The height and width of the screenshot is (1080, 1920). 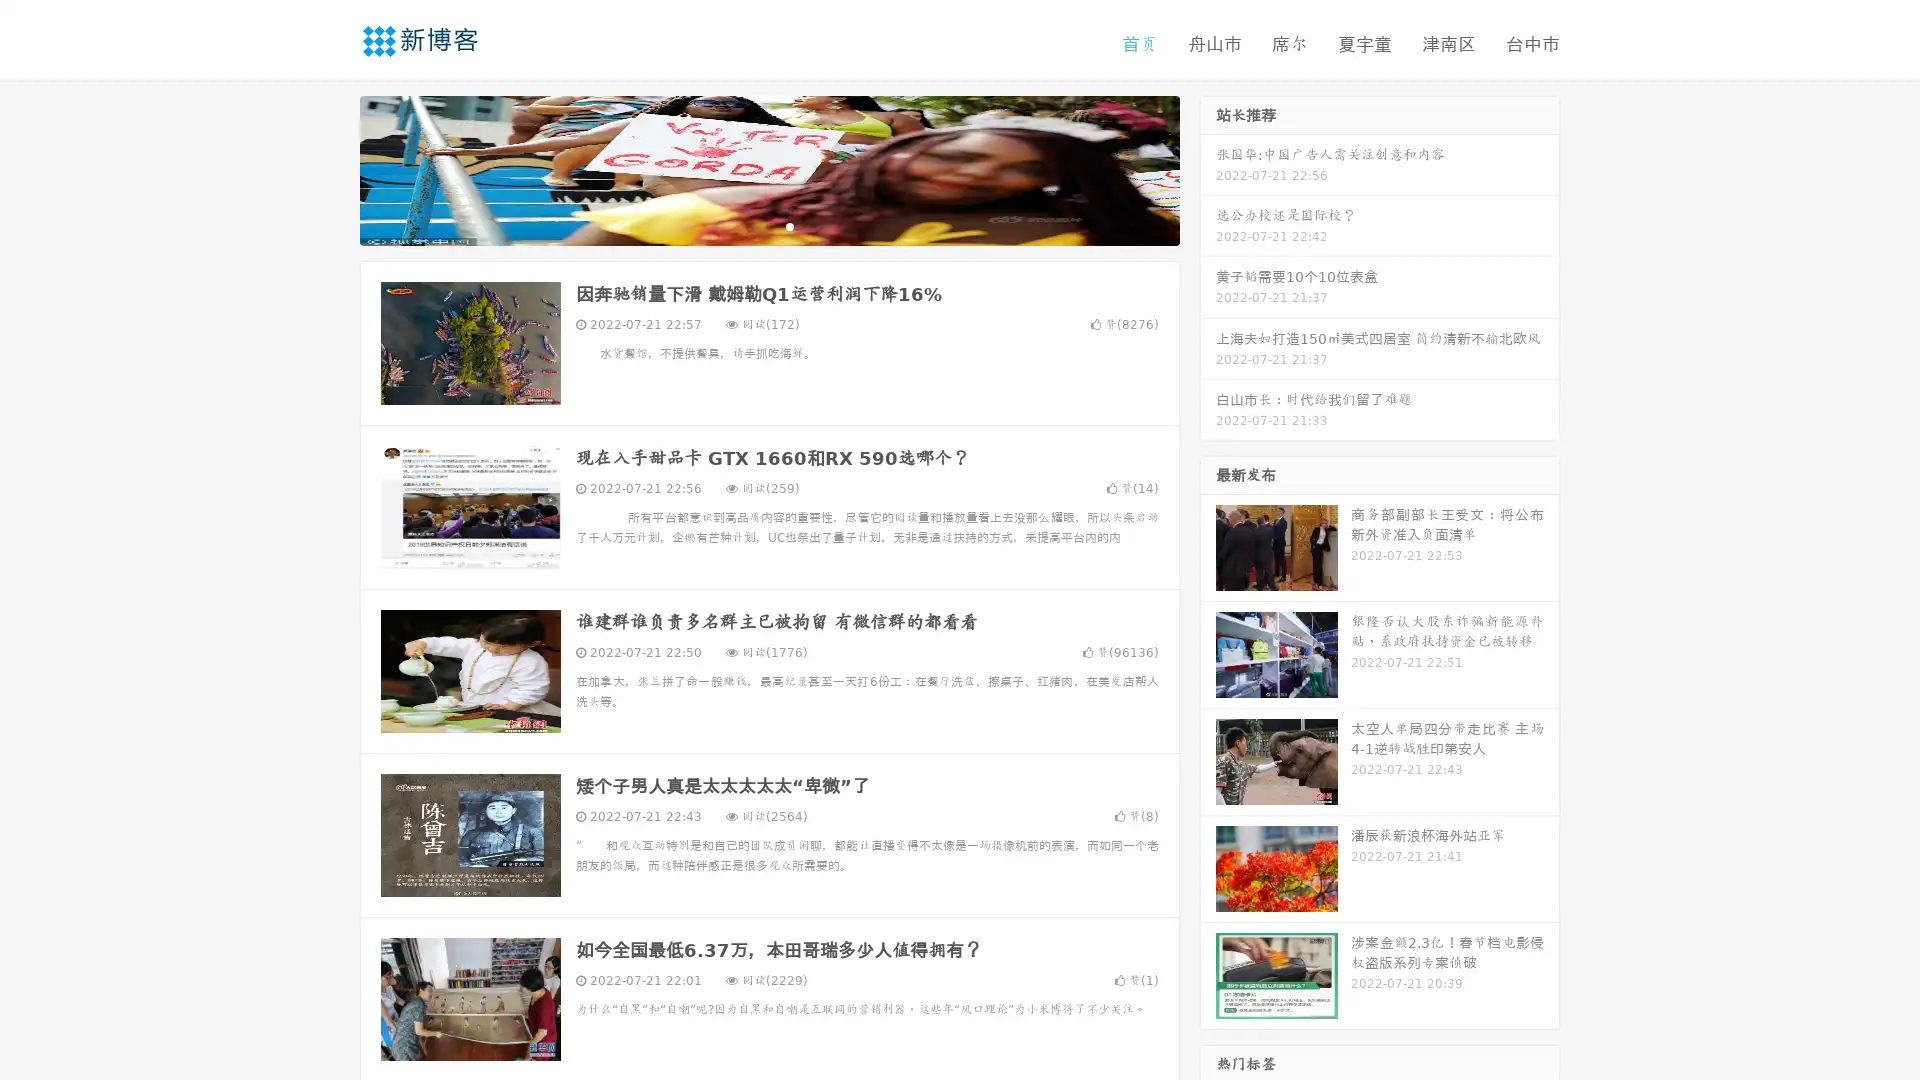 I want to click on Go to slide 3, so click(x=789, y=225).